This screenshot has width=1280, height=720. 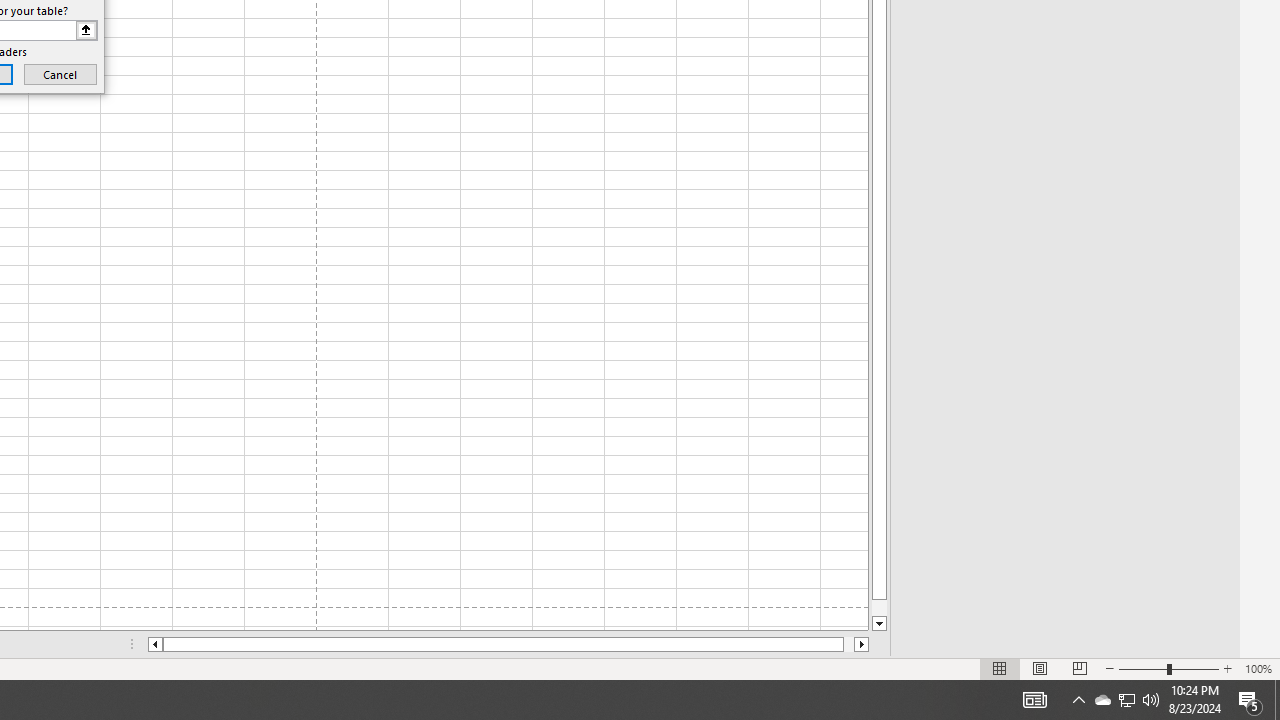 I want to click on 'Zoom In', so click(x=1226, y=669).